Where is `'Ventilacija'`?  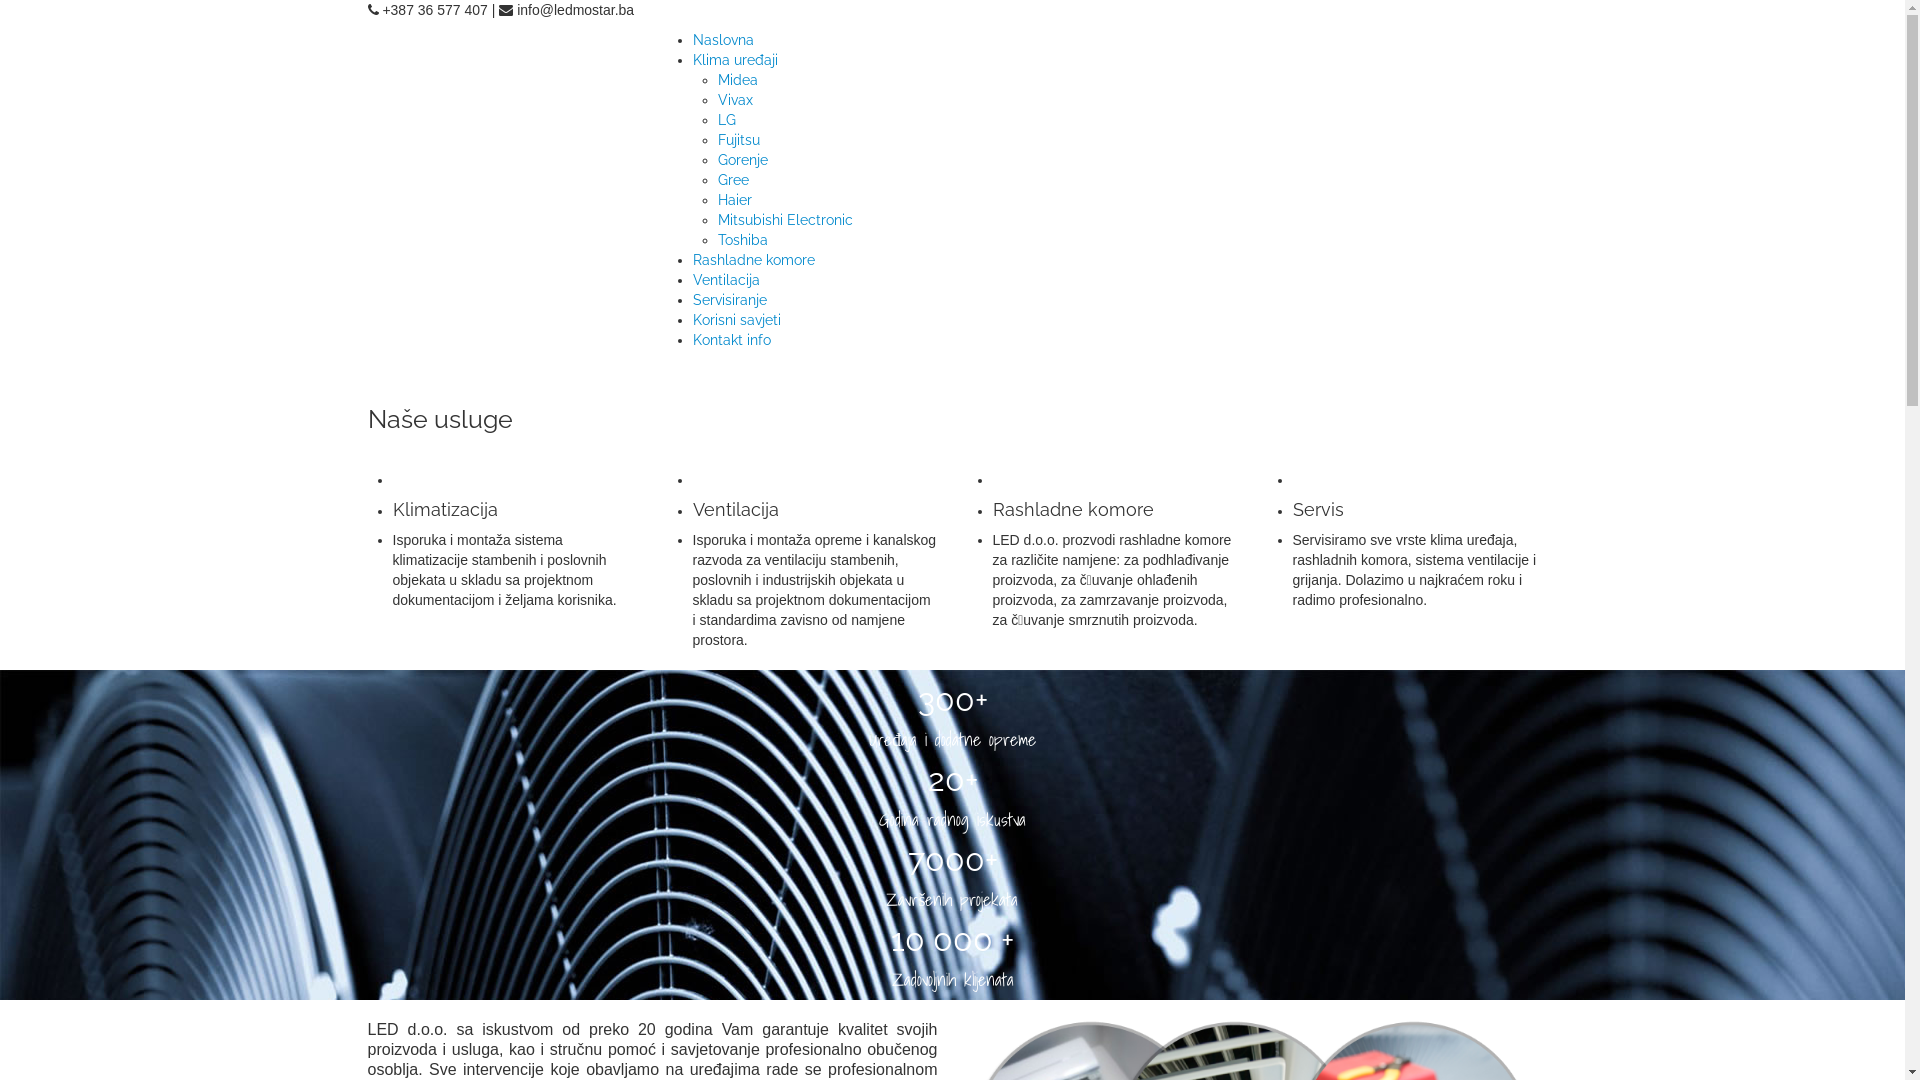
'Ventilacija' is located at coordinates (724, 280).